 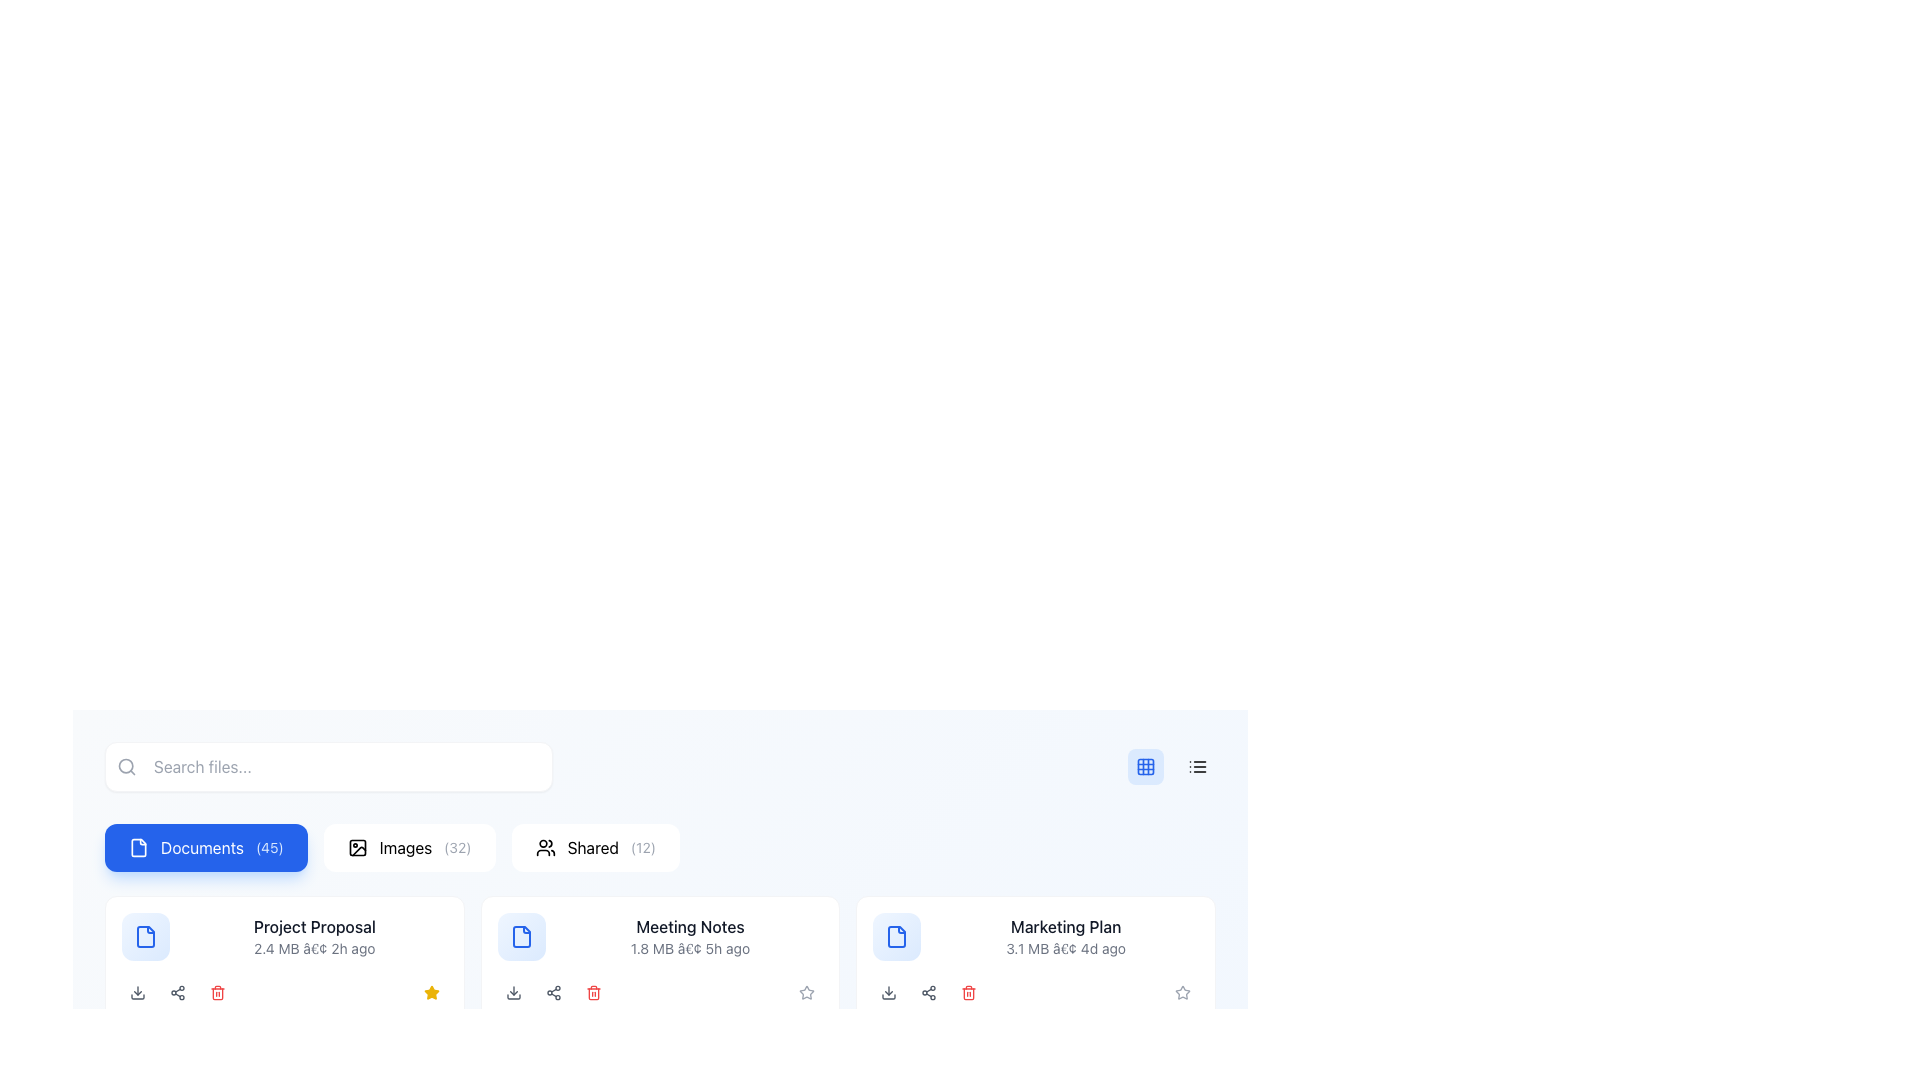 I want to click on the red trash bin icon, so click(x=217, y=992).